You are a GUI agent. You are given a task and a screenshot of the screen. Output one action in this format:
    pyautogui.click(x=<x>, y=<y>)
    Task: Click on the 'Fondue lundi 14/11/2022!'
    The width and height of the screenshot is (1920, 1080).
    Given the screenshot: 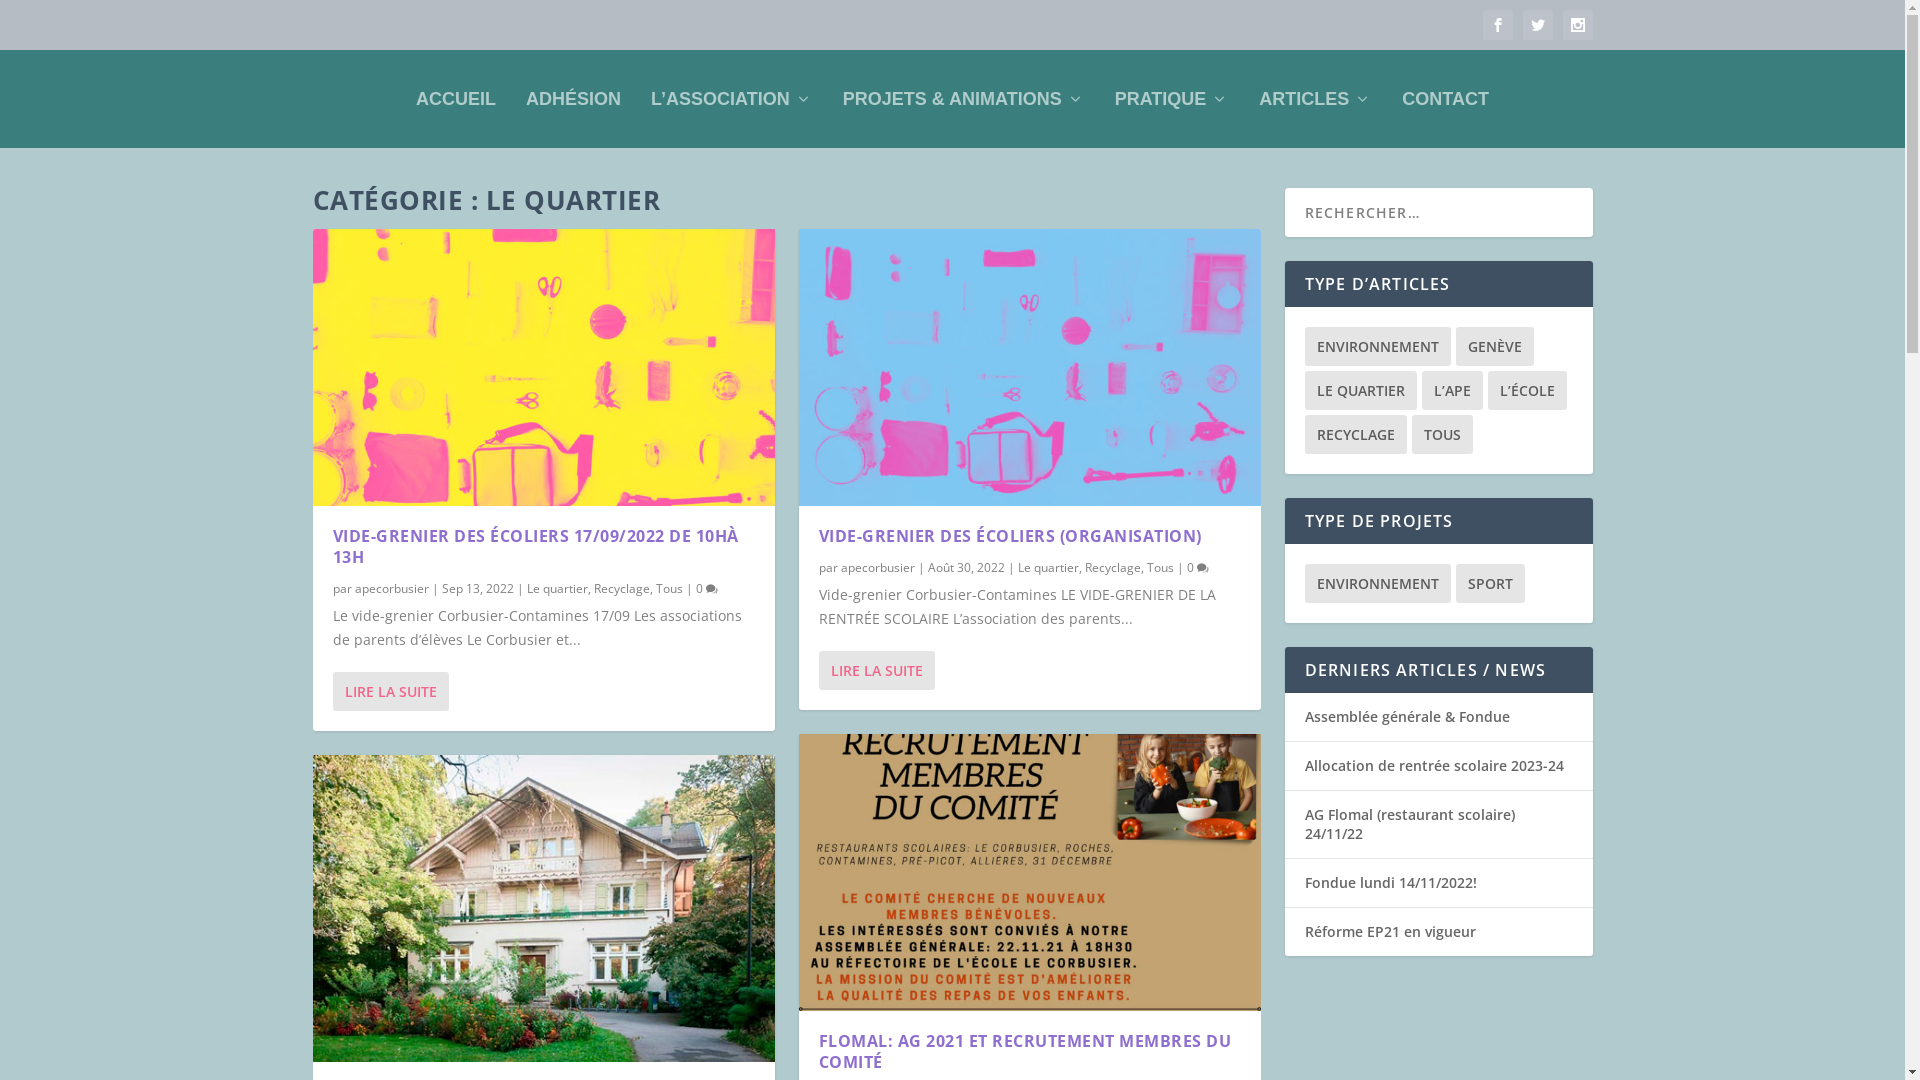 What is the action you would take?
    pyautogui.click(x=1389, y=881)
    